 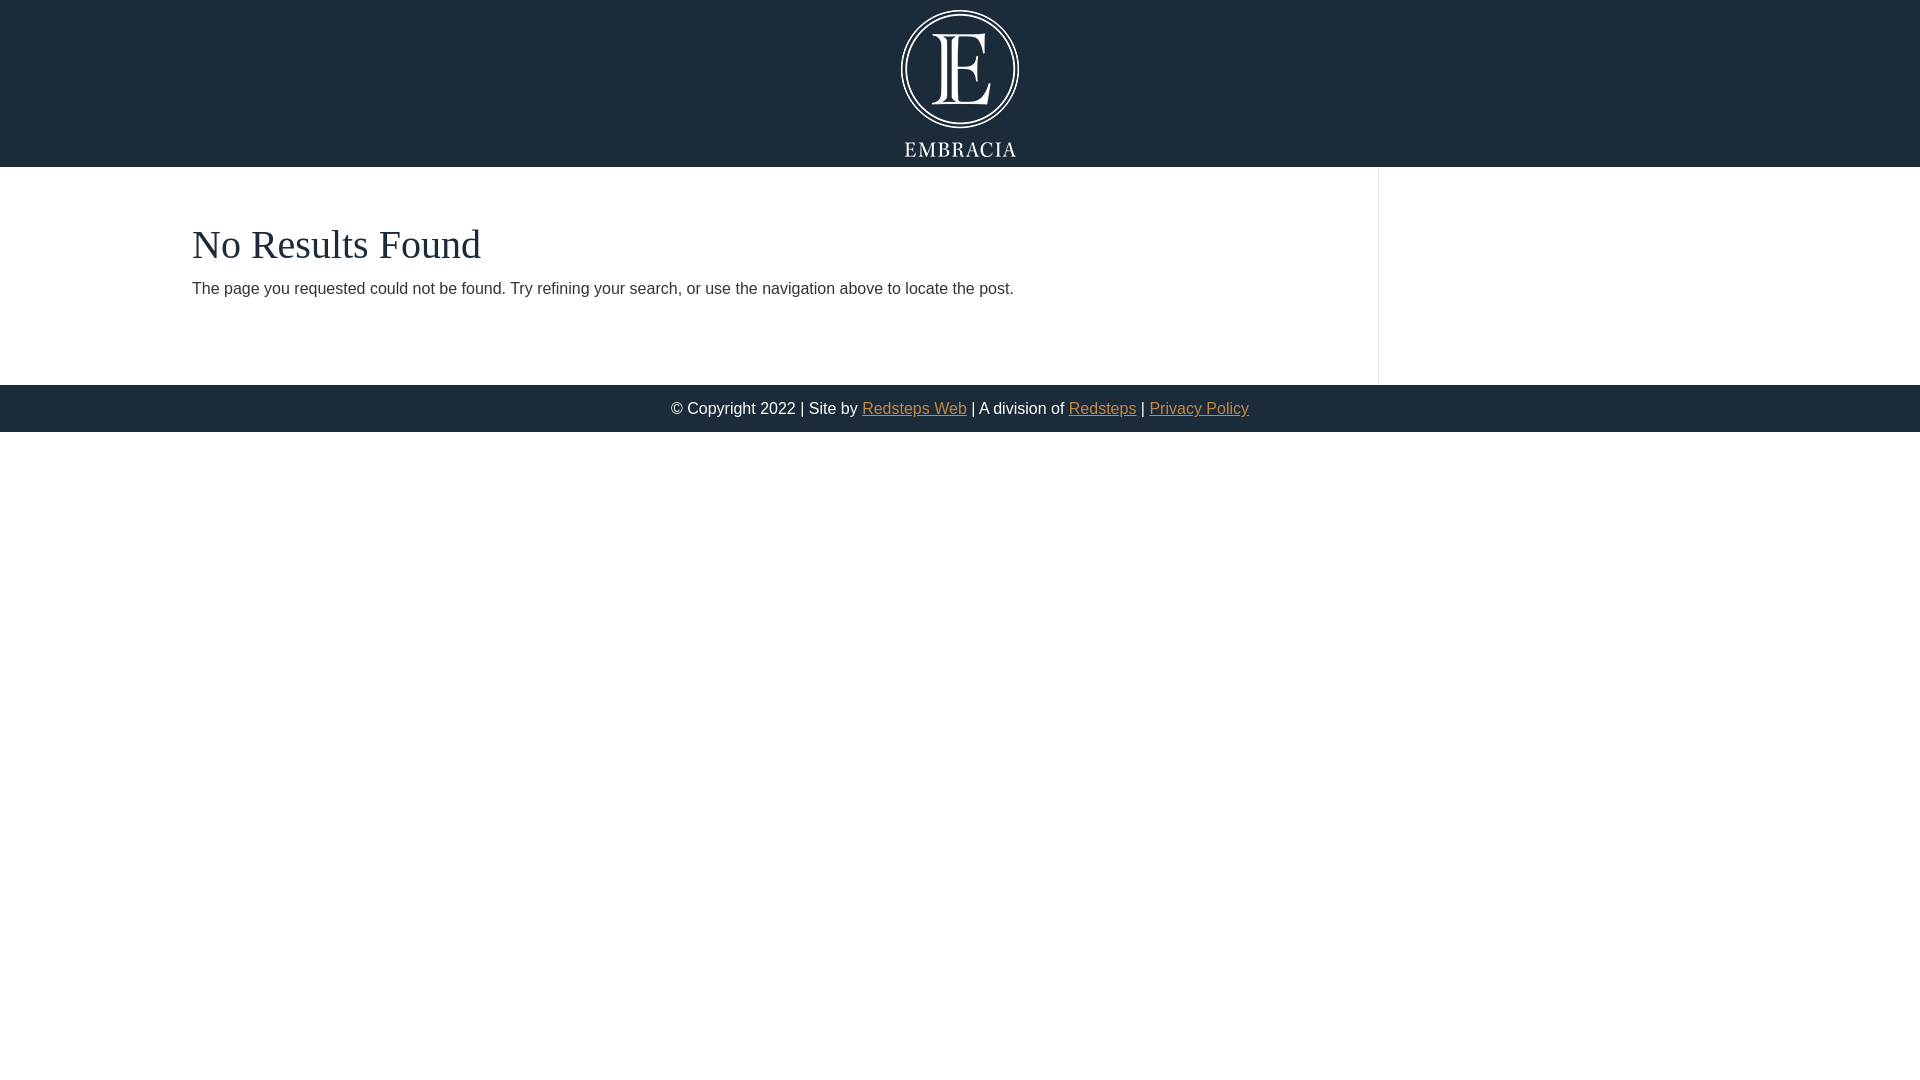 I want to click on 'Embracia Logo', so click(x=900, y=82).